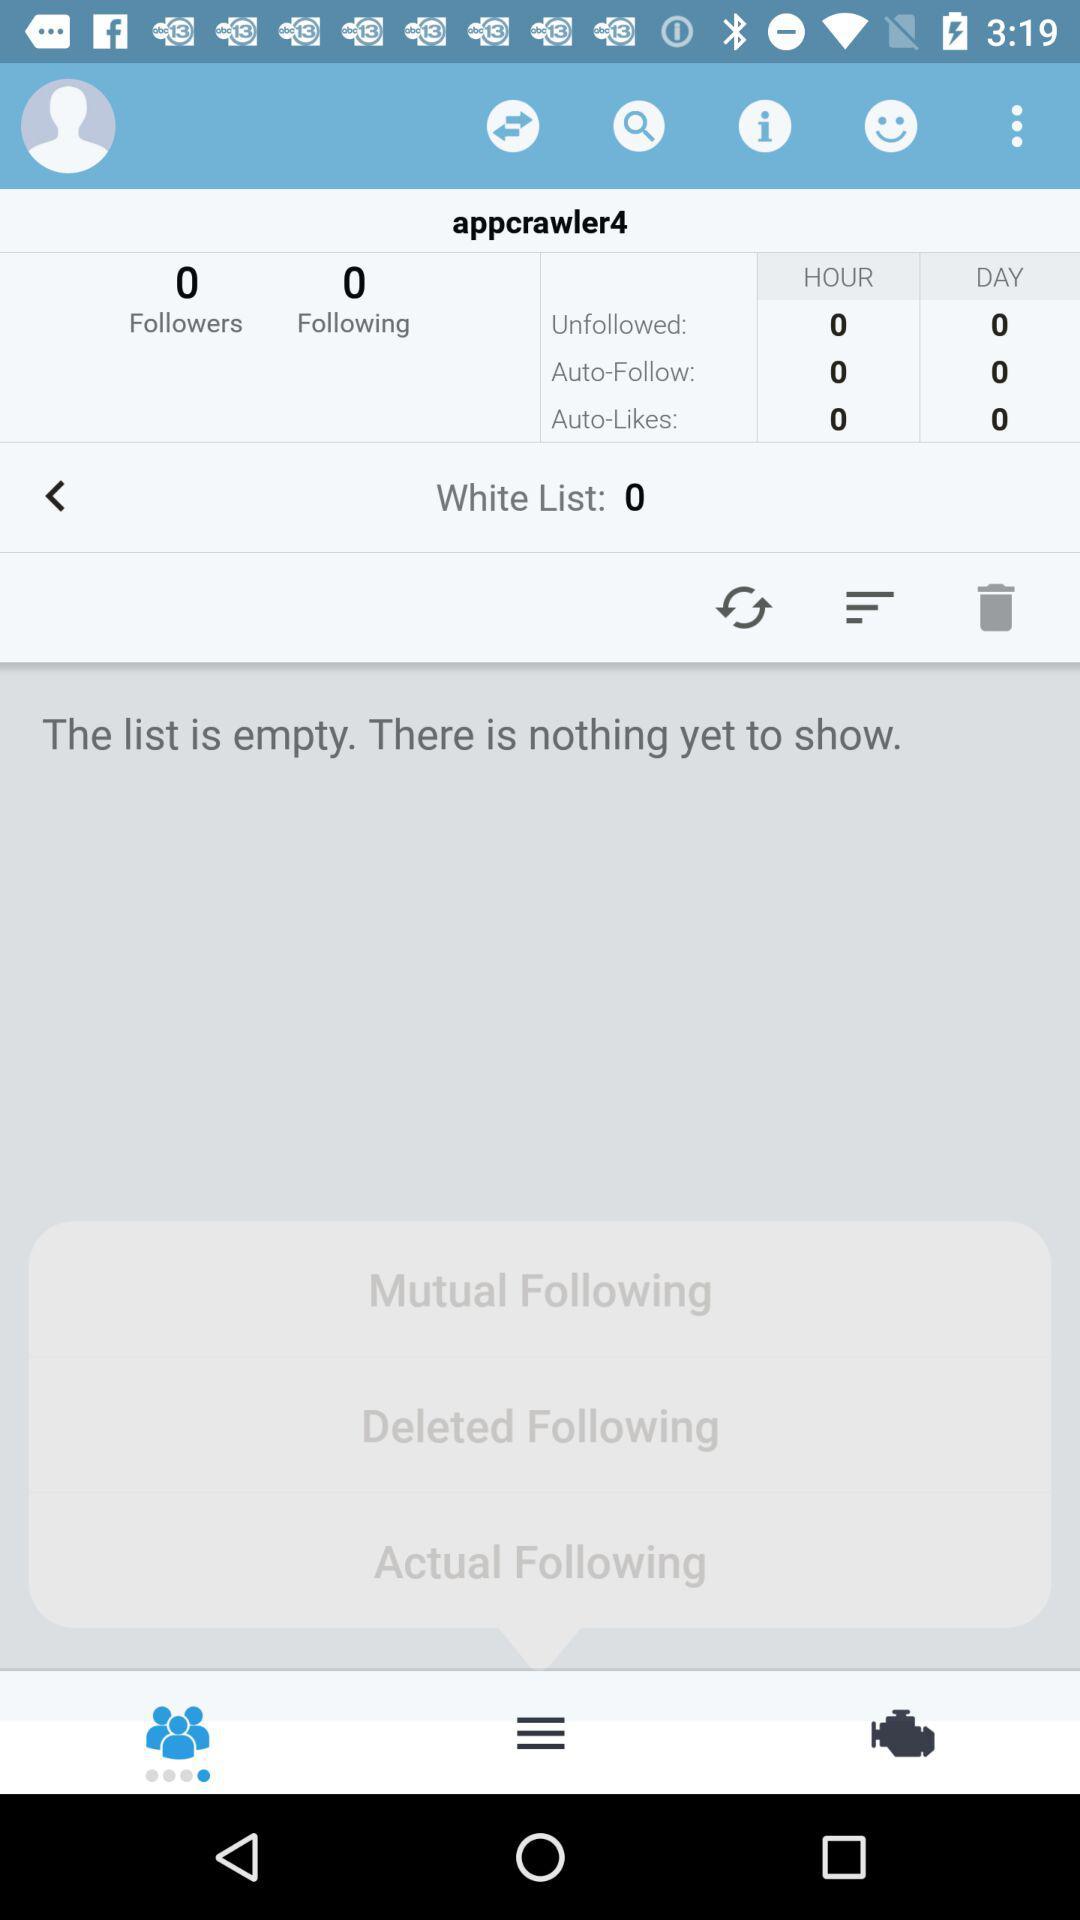 This screenshot has height=1920, width=1080. What do you see at coordinates (512, 124) in the screenshot?
I see `expand` at bounding box center [512, 124].